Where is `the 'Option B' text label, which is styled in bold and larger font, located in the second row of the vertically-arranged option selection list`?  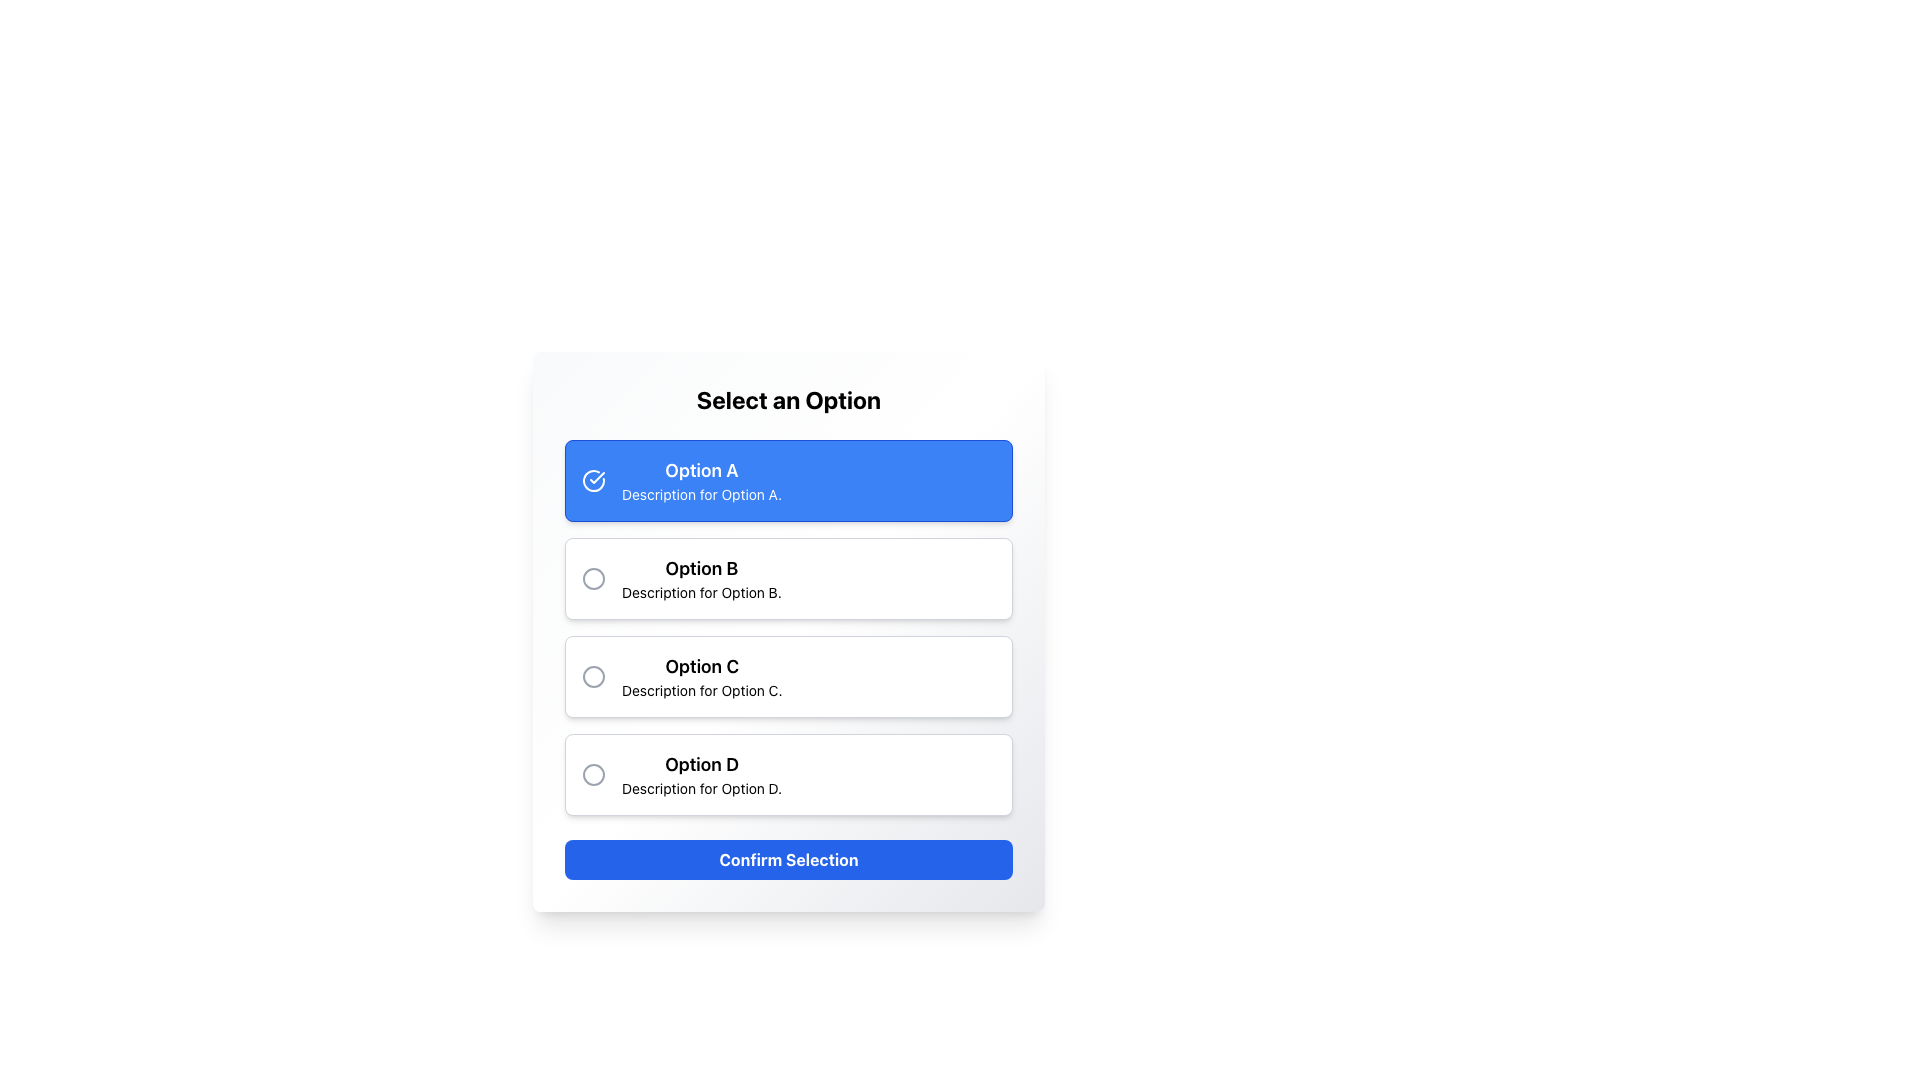 the 'Option B' text label, which is styled in bold and larger font, located in the second row of the vertically-arranged option selection list is located at coordinates (701, 569).